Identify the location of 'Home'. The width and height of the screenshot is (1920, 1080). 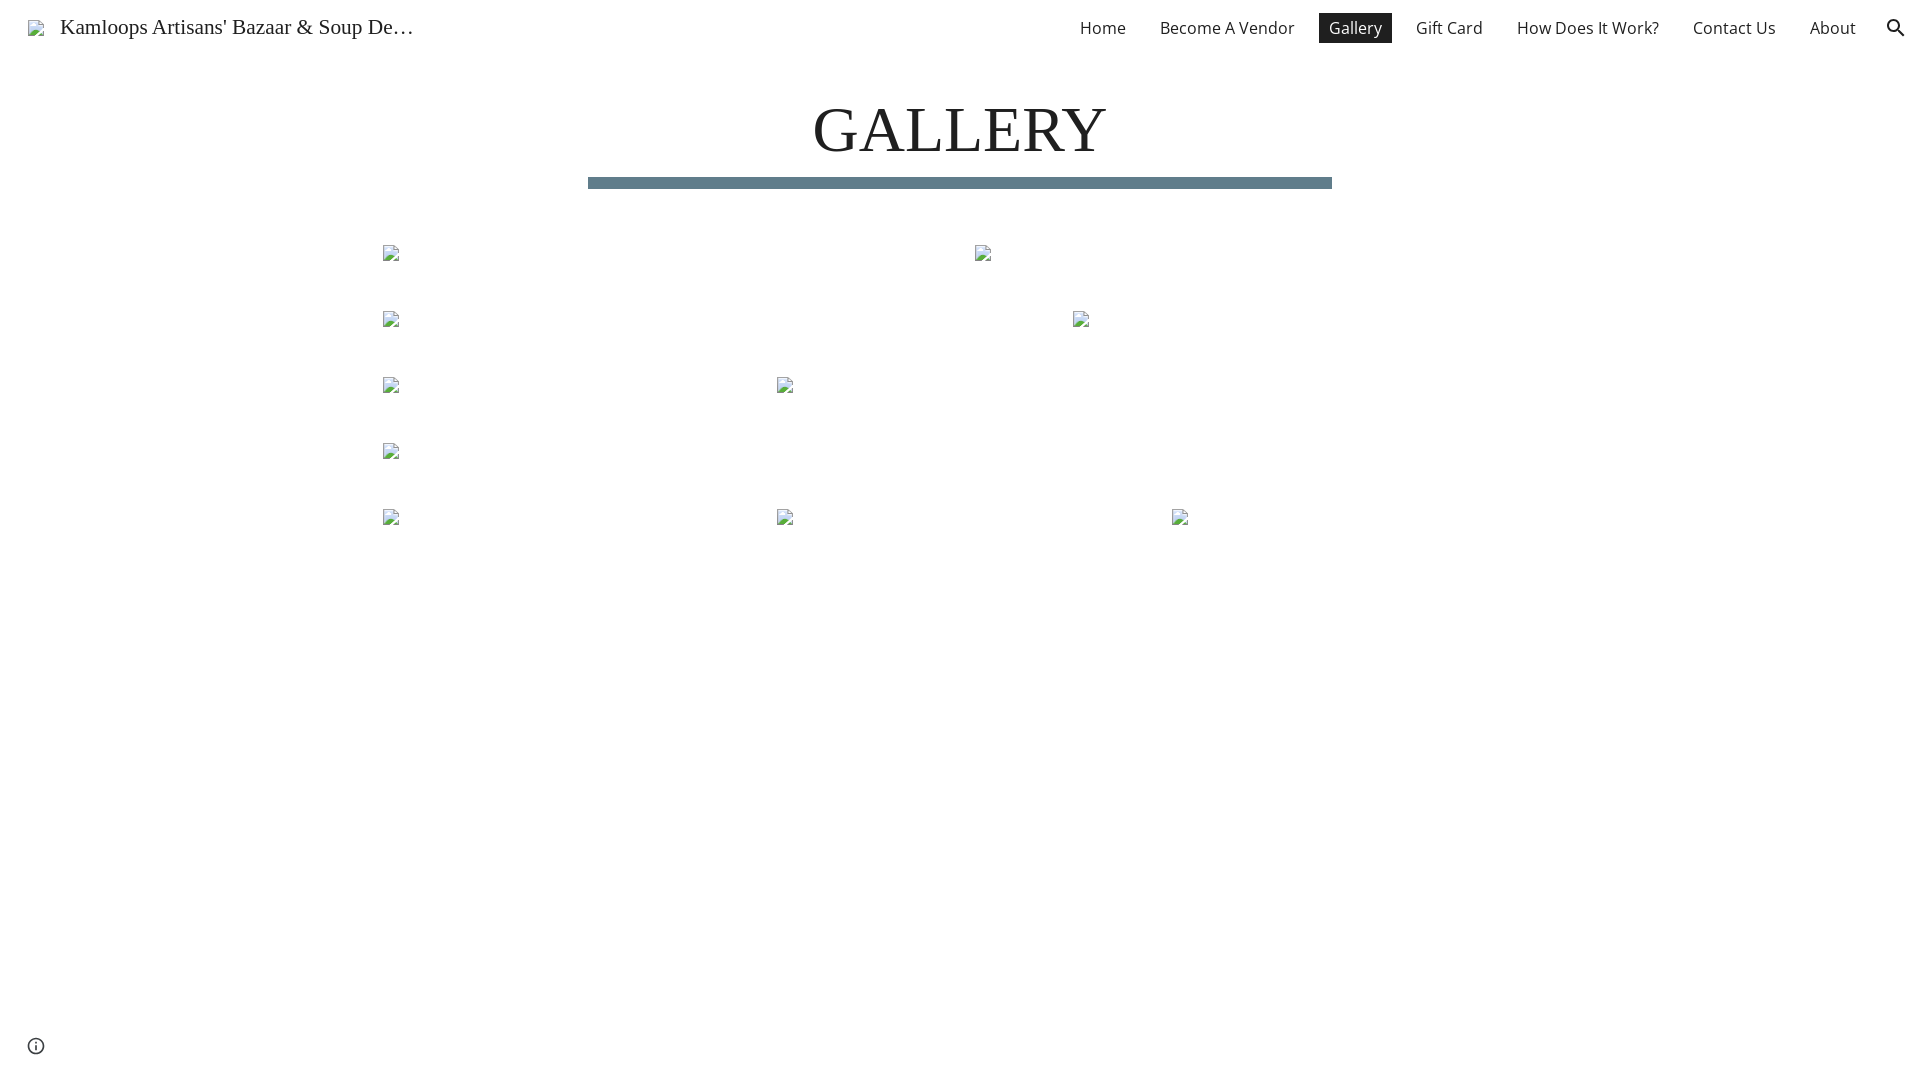
(1102, 27).